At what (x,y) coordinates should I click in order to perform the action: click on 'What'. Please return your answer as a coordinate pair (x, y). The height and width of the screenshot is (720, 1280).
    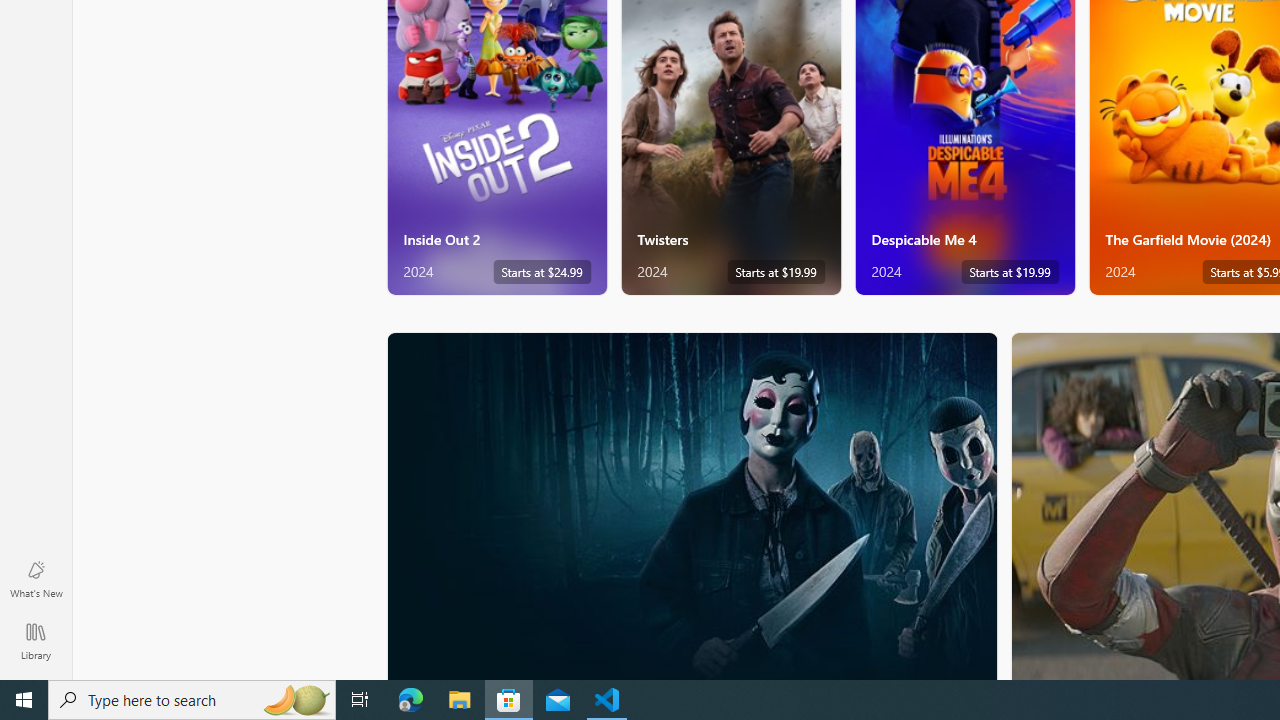
    Looking at the image, I should click on (35, 578).